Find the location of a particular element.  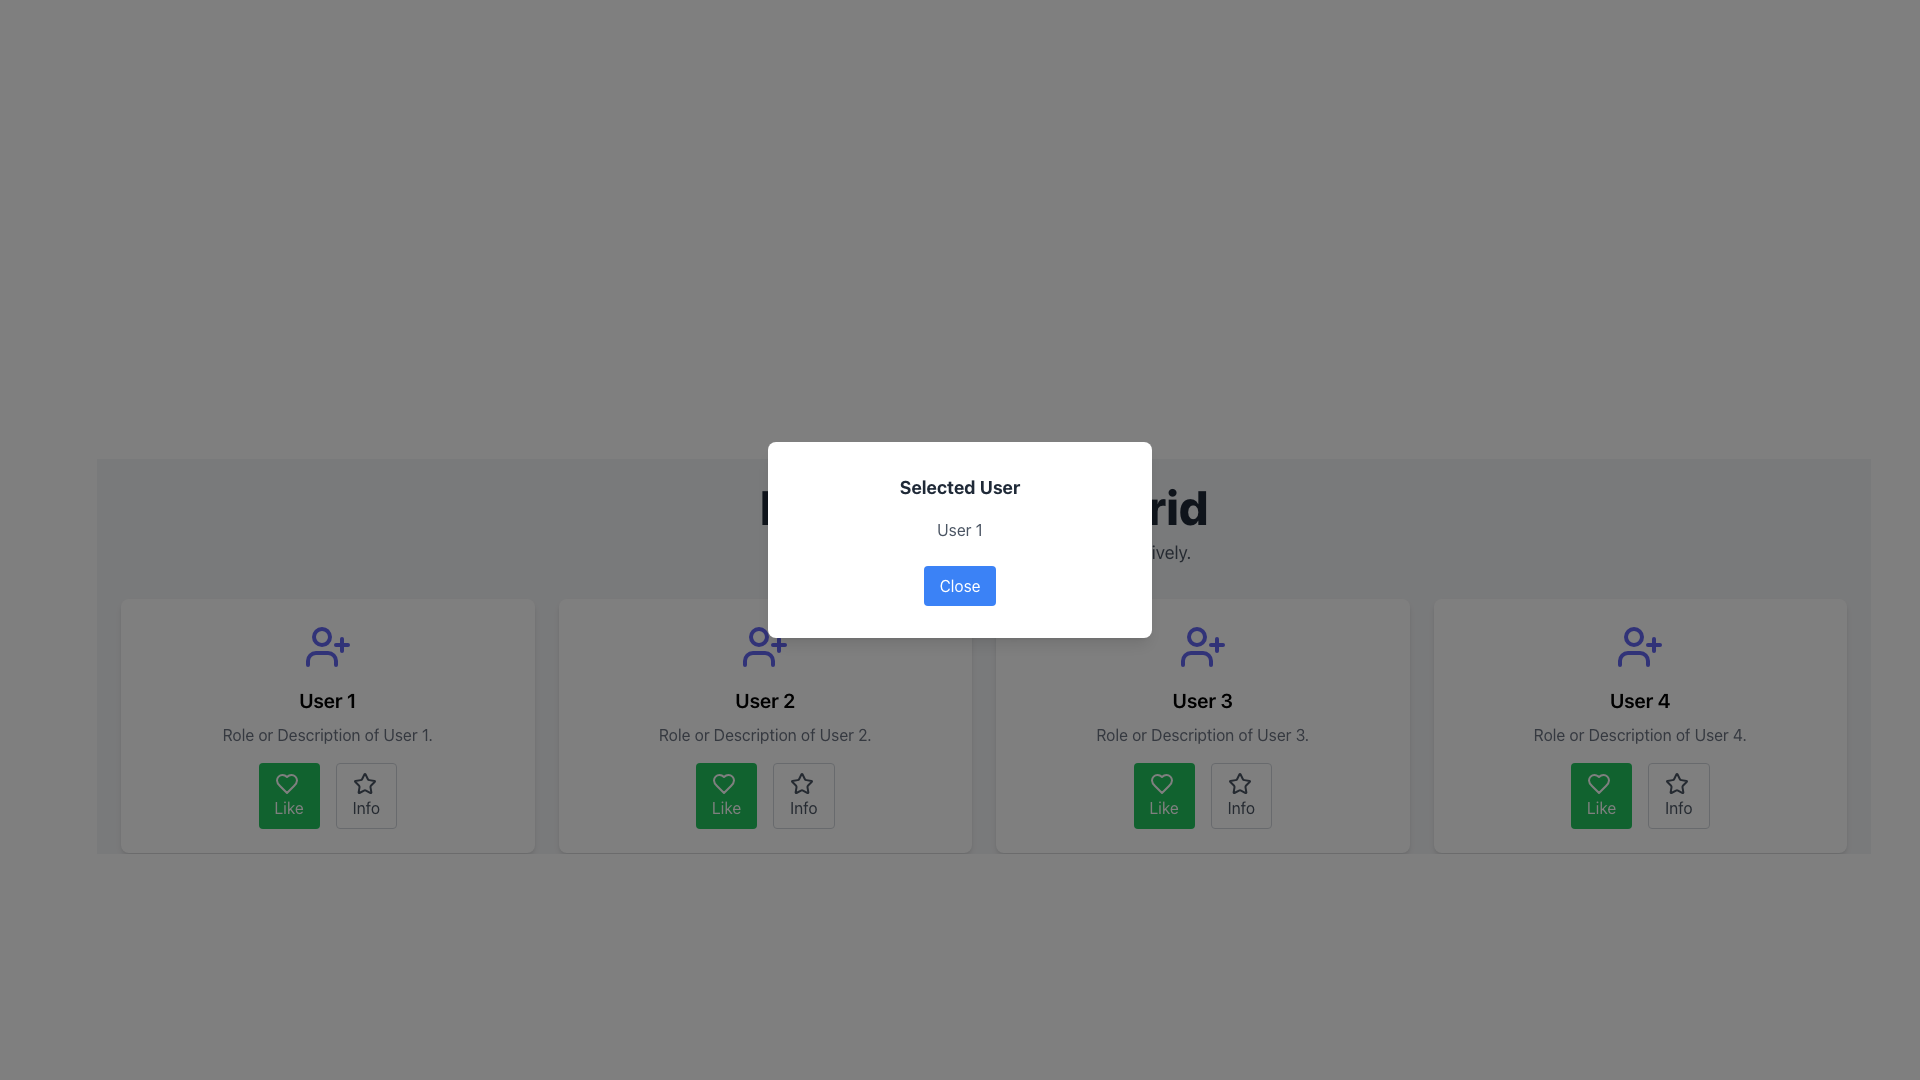

user icon with a '+' sign located at the top of the card for 'User 2' by clicking on it is located at coordinates (764, 647).